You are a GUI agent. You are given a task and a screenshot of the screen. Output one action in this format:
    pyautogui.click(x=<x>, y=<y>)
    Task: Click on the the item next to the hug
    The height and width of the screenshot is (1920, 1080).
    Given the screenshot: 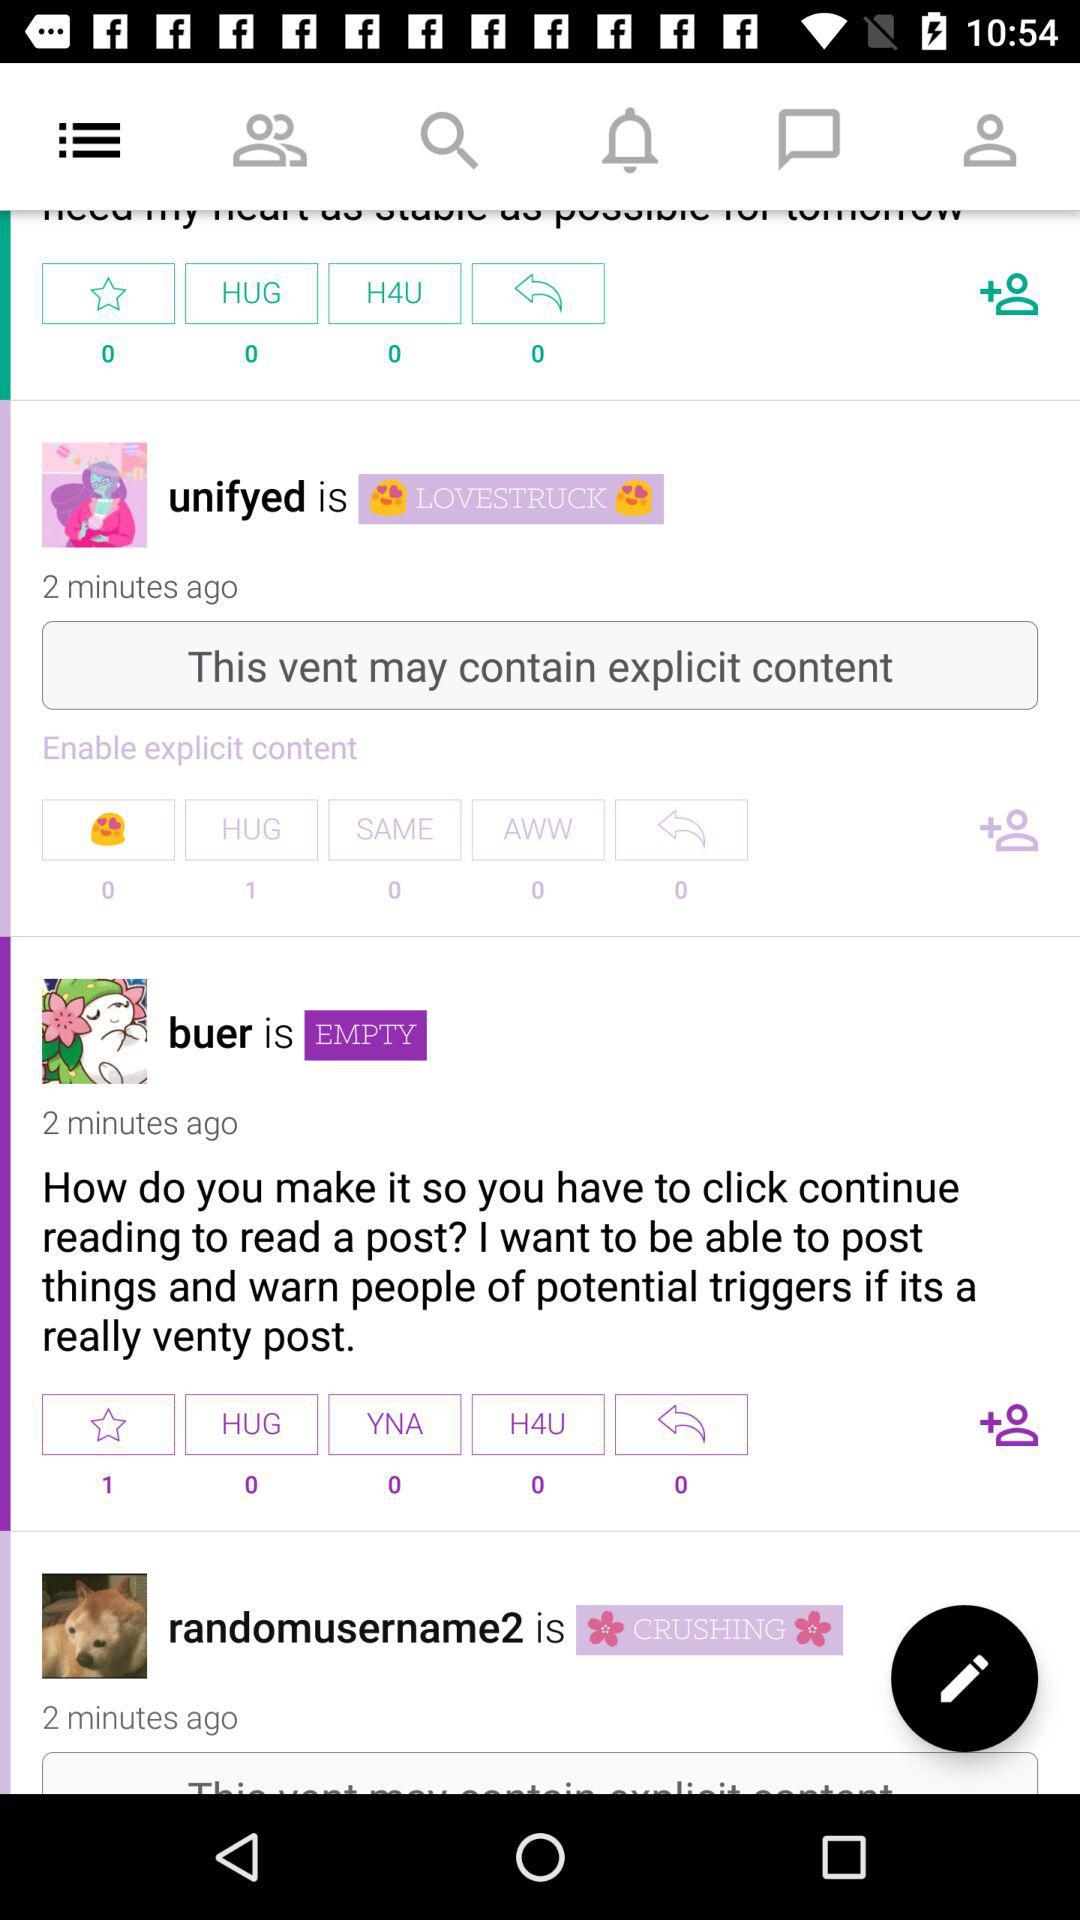 What is the action you would take?
    pyautogui.click(x=394, y=1423)
    